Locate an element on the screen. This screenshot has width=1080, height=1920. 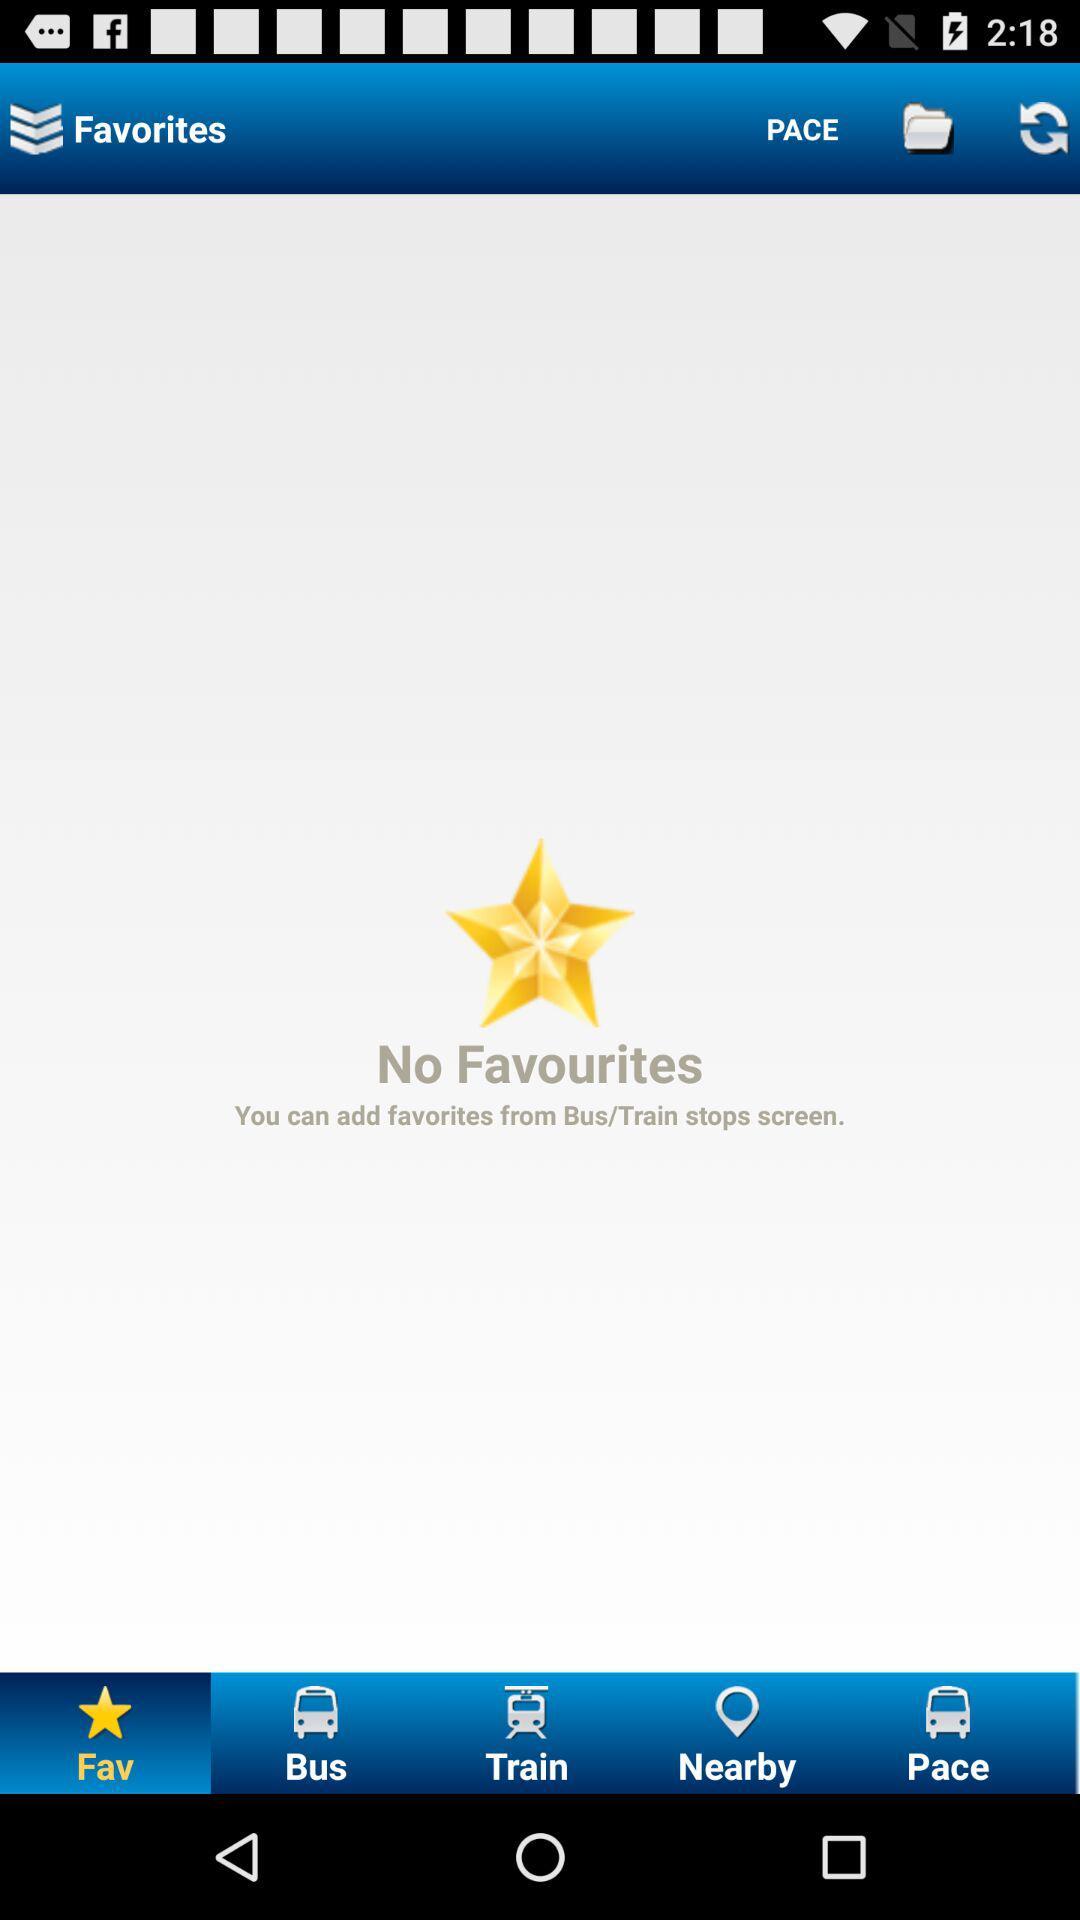
the refresh icon is located at coordinates (1042, 136).